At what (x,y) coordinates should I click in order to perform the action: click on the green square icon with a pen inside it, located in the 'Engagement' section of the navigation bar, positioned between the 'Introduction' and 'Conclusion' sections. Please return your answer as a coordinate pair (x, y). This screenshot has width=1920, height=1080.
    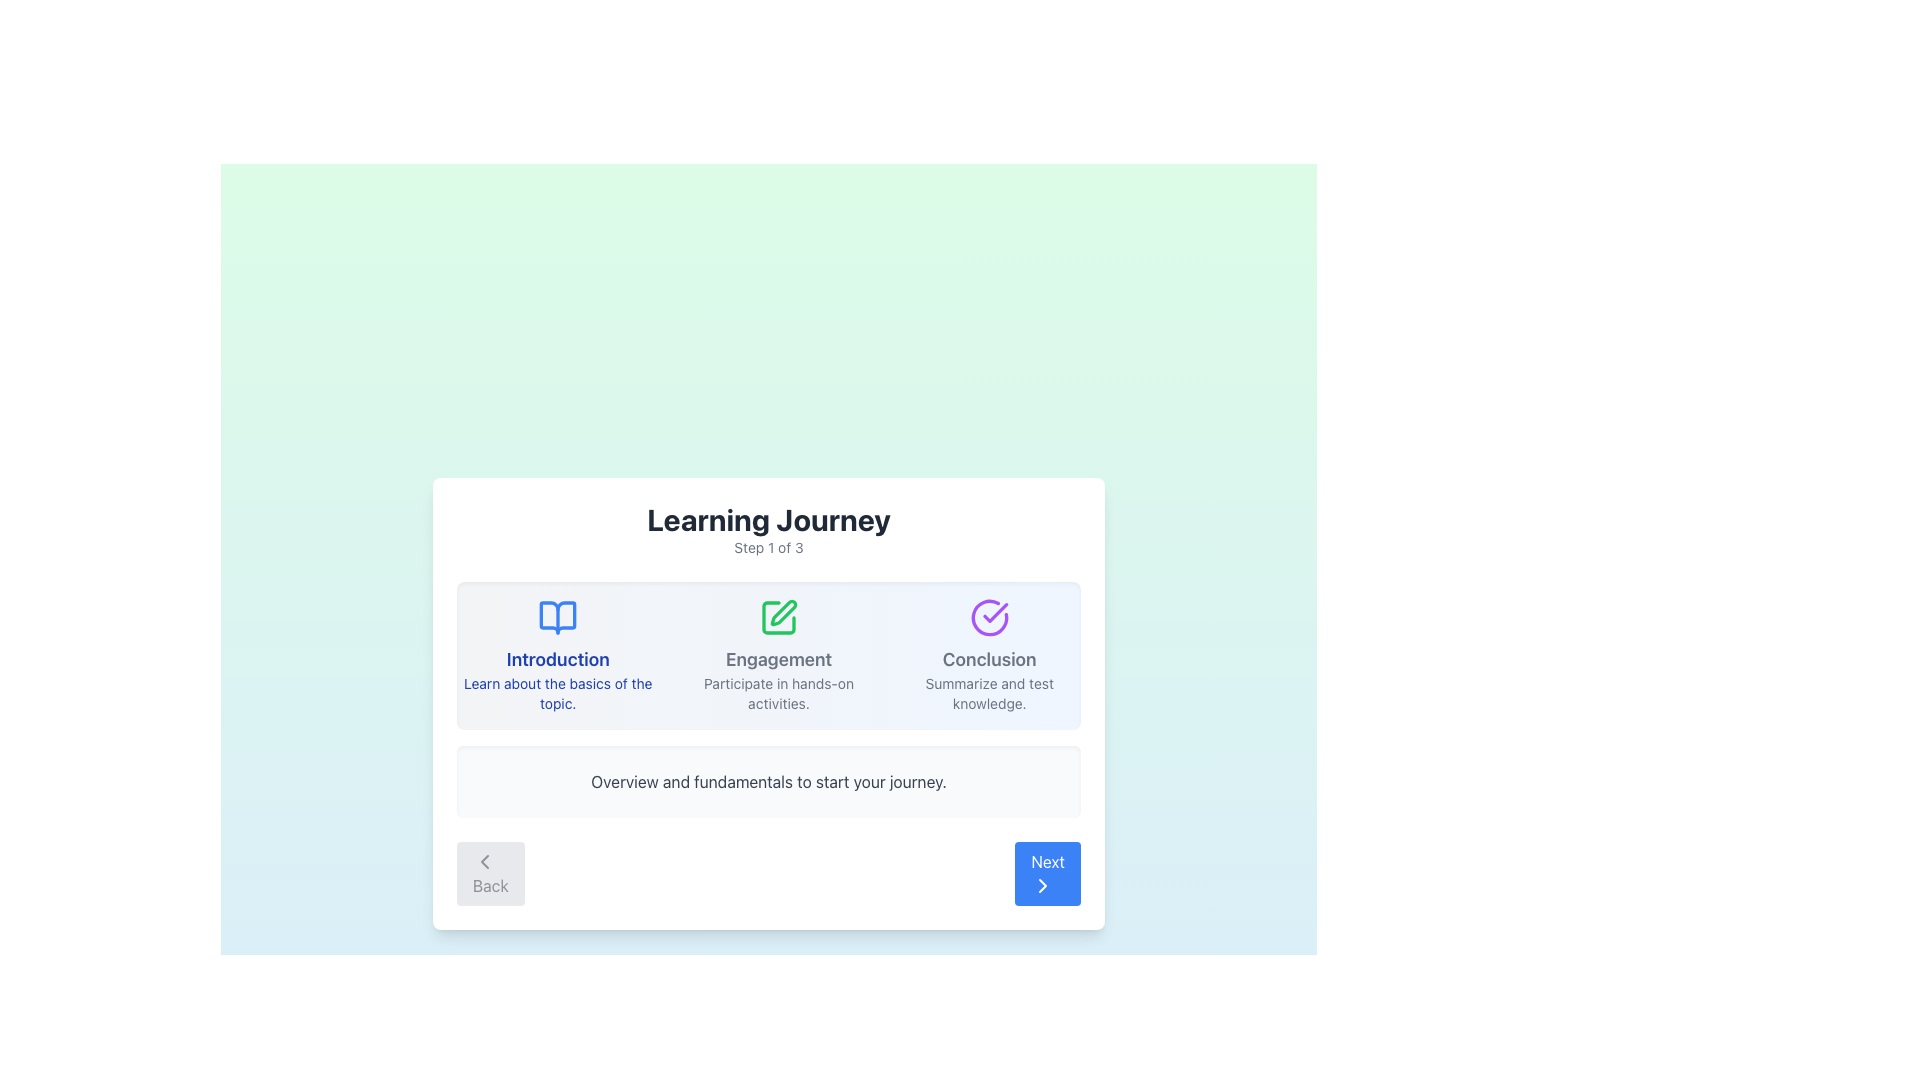
    Looking at the image, I should click on (777, 616).